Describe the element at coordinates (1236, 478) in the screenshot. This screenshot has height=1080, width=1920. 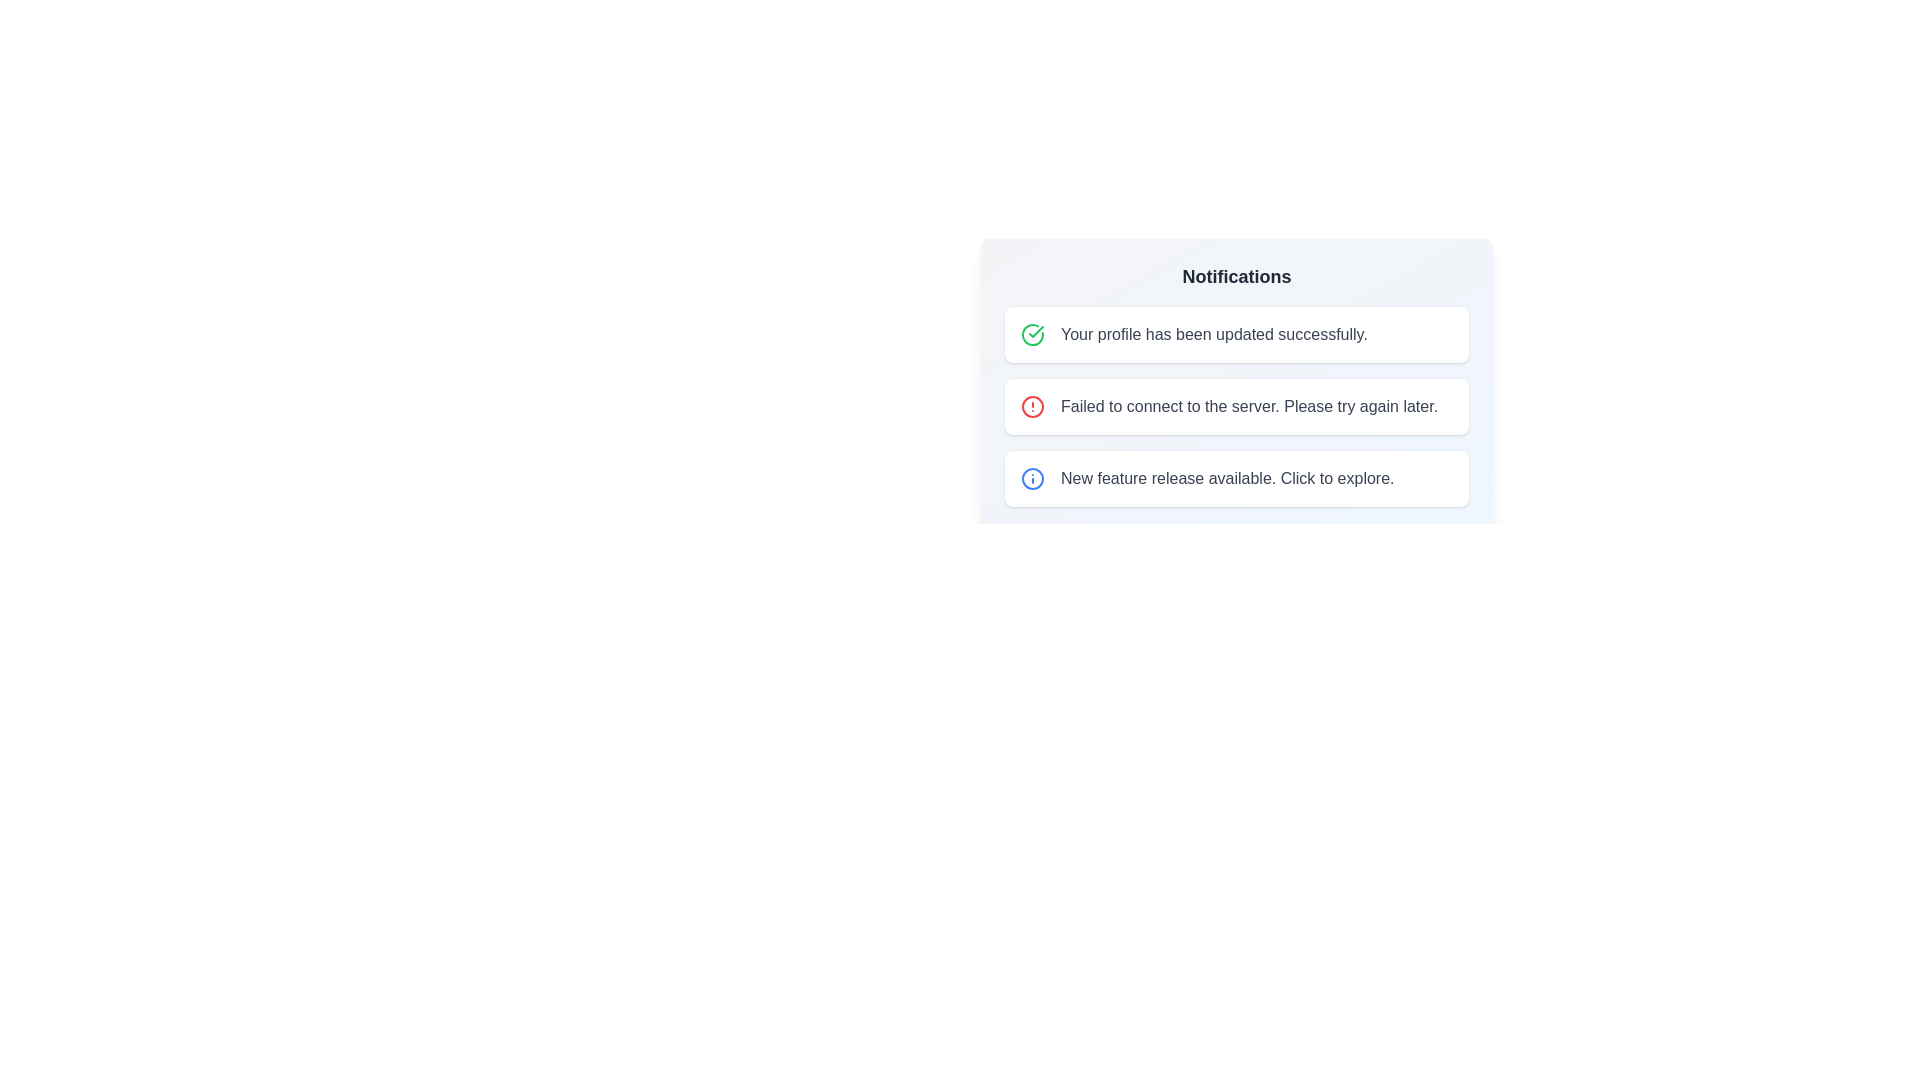
I see `the Notification card, which is the third item in the vertical list of notifications` at that location.